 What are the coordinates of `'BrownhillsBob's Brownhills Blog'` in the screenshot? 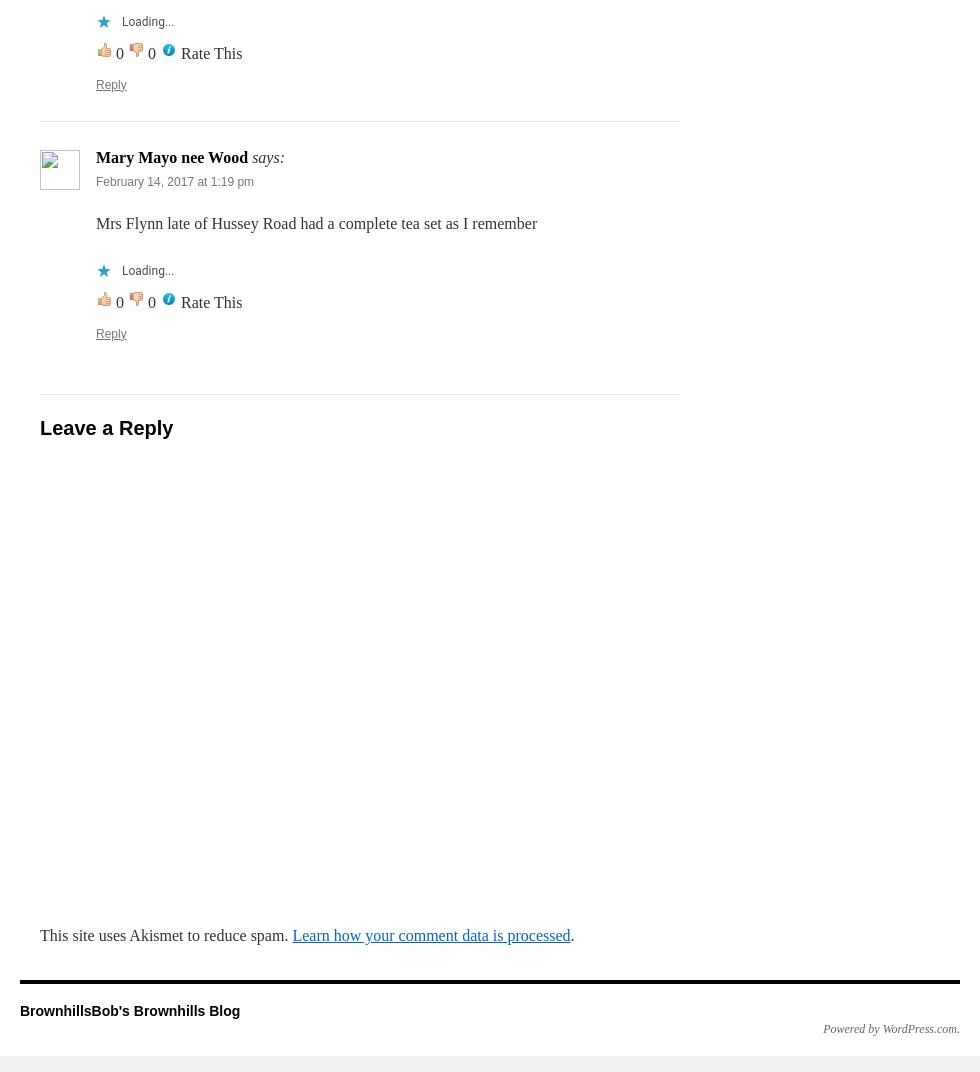 It's located at (130, 1010).